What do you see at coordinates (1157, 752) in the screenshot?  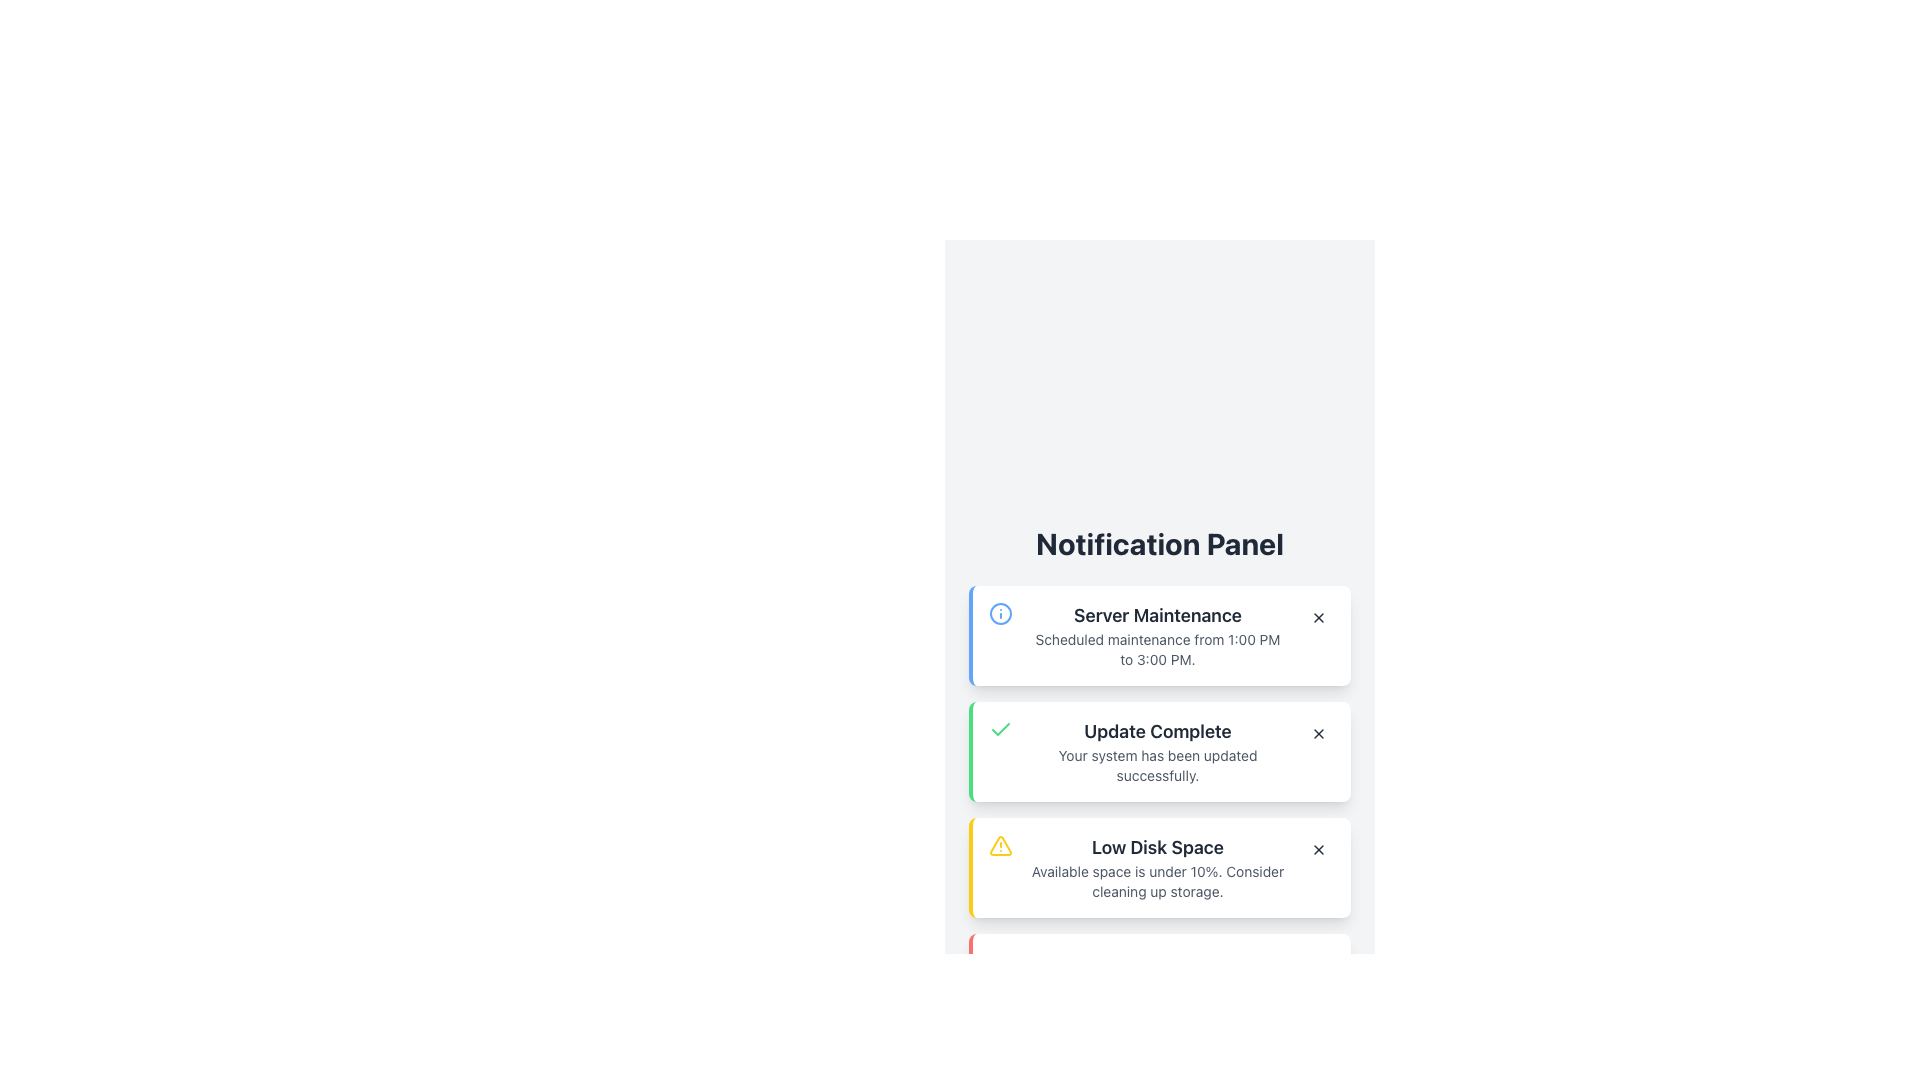 I see `notification text displayed in the text display area that indicates 'Update Complete' and 'Your system has been updated successfully.'` at bounding box center [1157, 752].